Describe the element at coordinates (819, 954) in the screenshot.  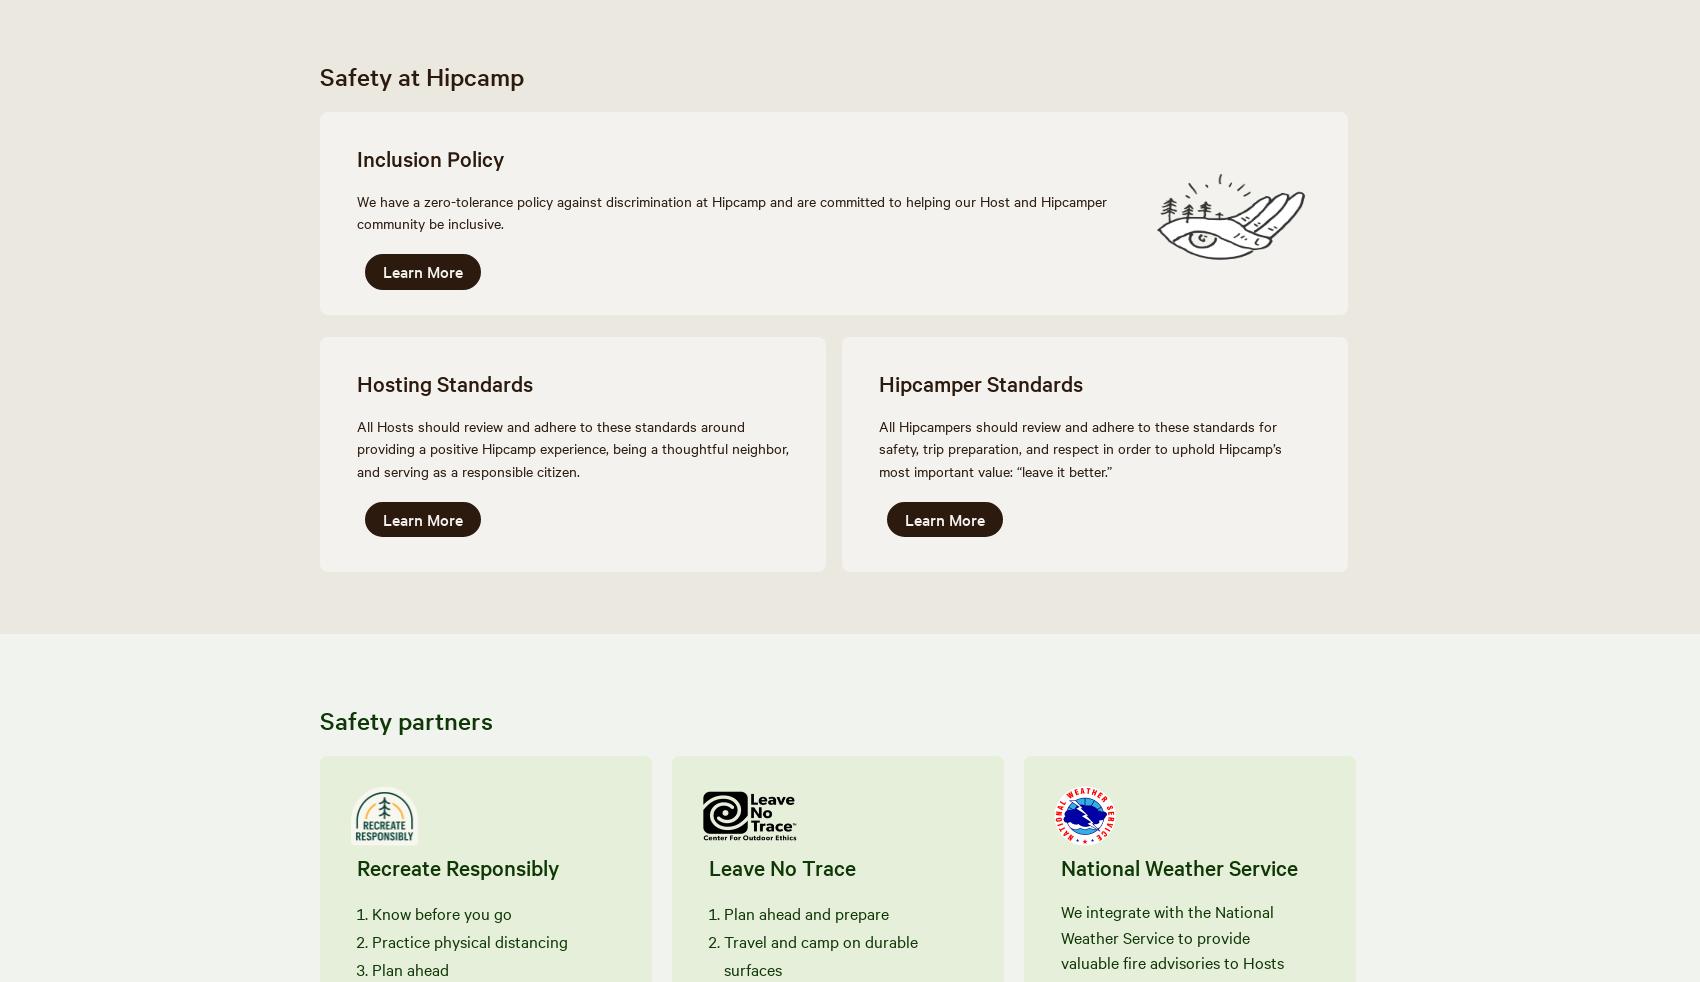
I see `'Travel and camp on durable surfaces'` at that location.